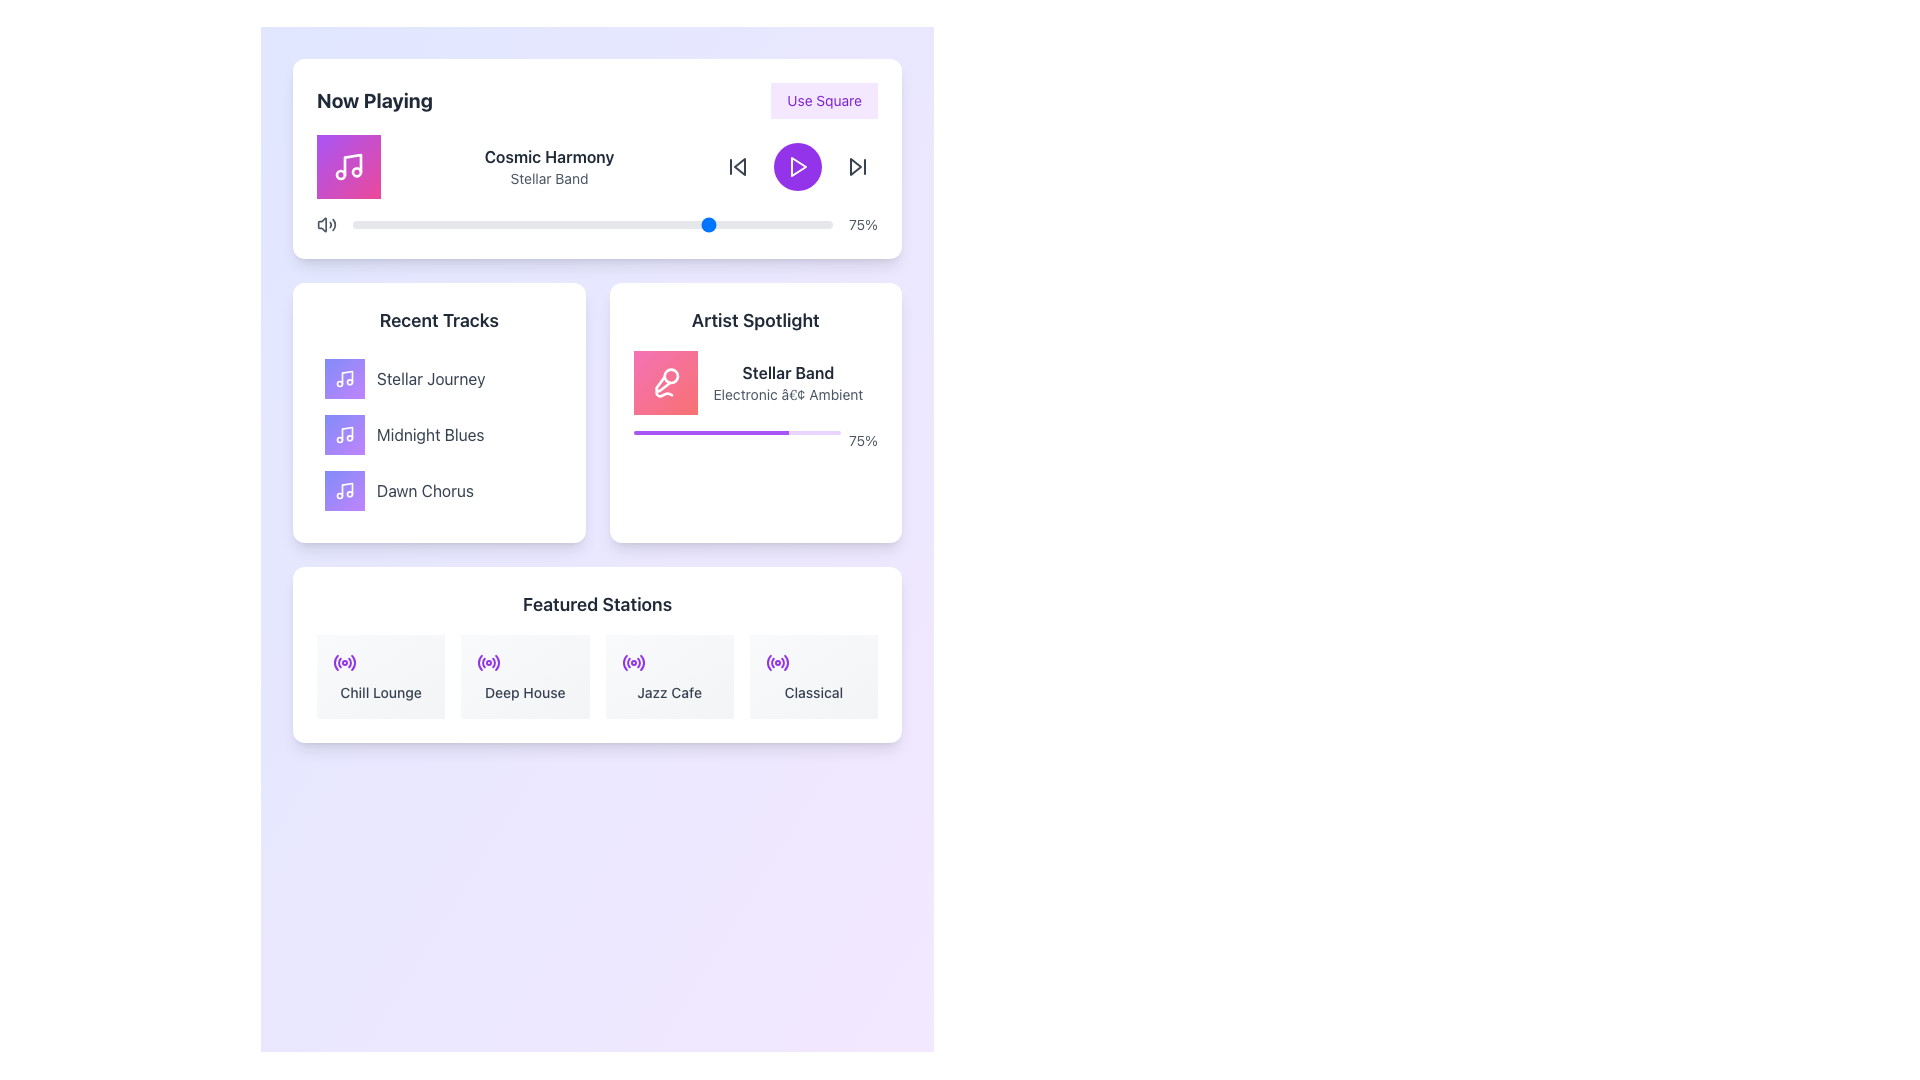 The width and height of the screenshot is (1920, 1080). I want to click on the text label that reads 'Stellar Band', which is styled in light gray and is positioned directly below the 'Cosmic Harmony' label in the 'Now Playing' section, so click(549, 177).